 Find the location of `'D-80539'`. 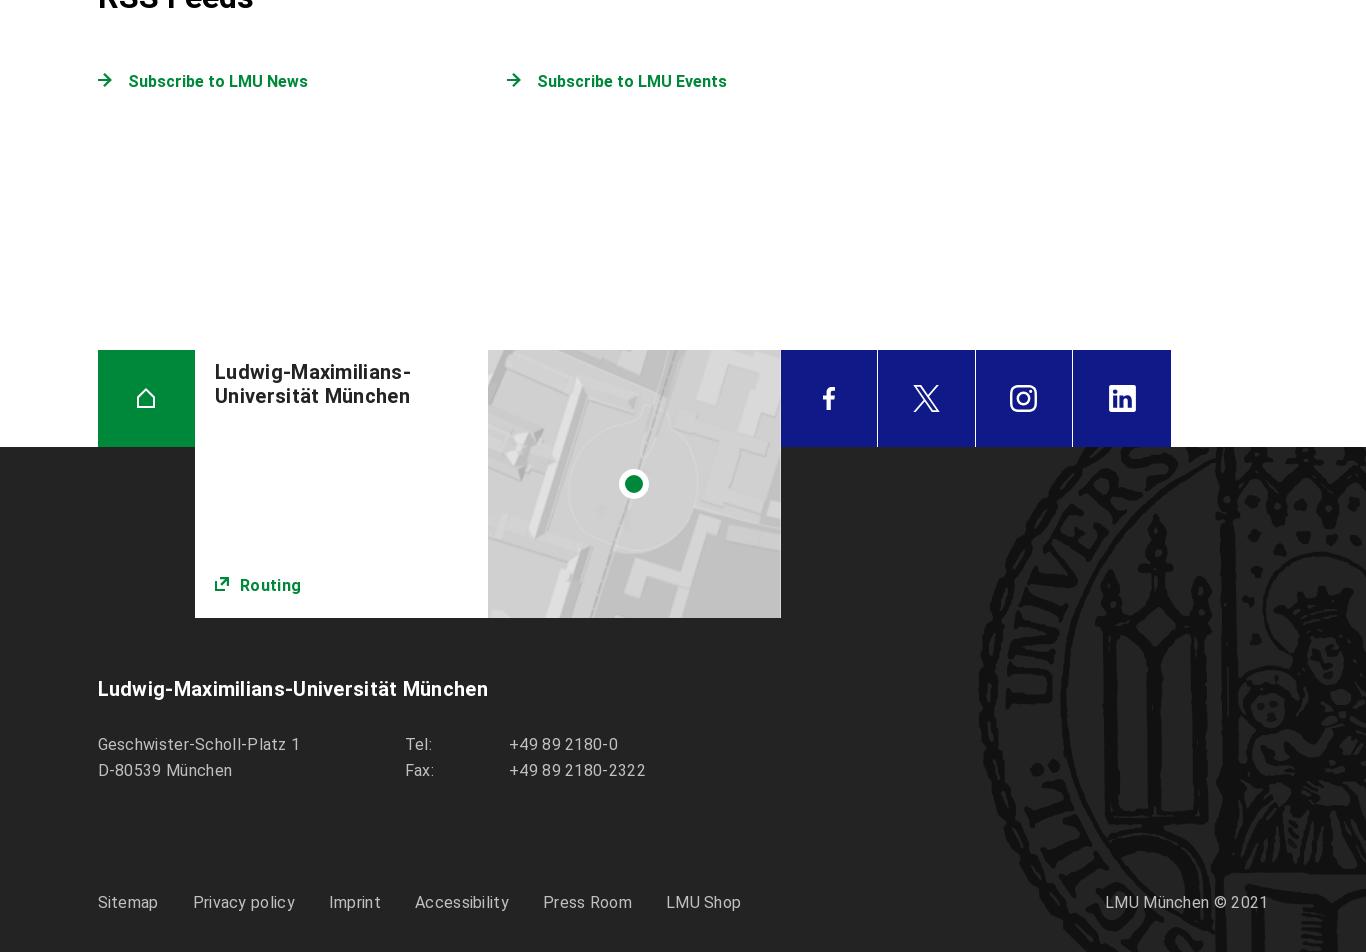

'D-80539' is located at coordinates (127, 769).